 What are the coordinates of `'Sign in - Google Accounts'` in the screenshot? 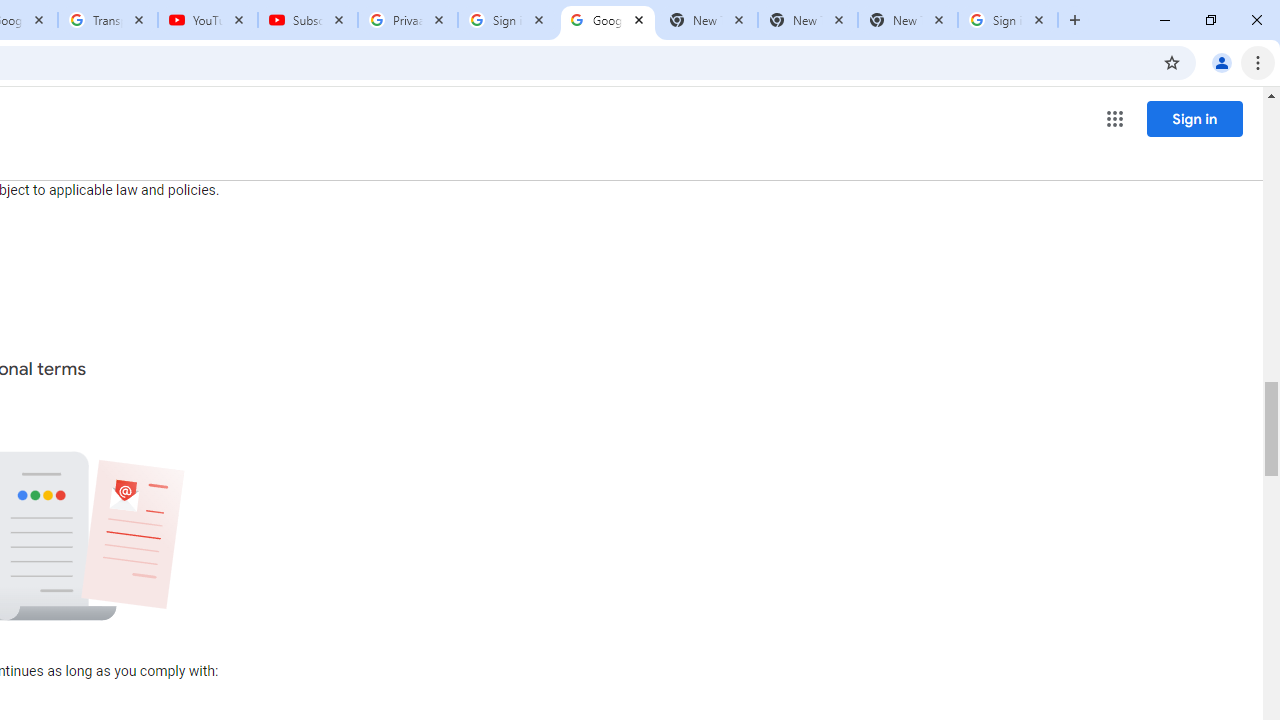 It's located at (508, 20).